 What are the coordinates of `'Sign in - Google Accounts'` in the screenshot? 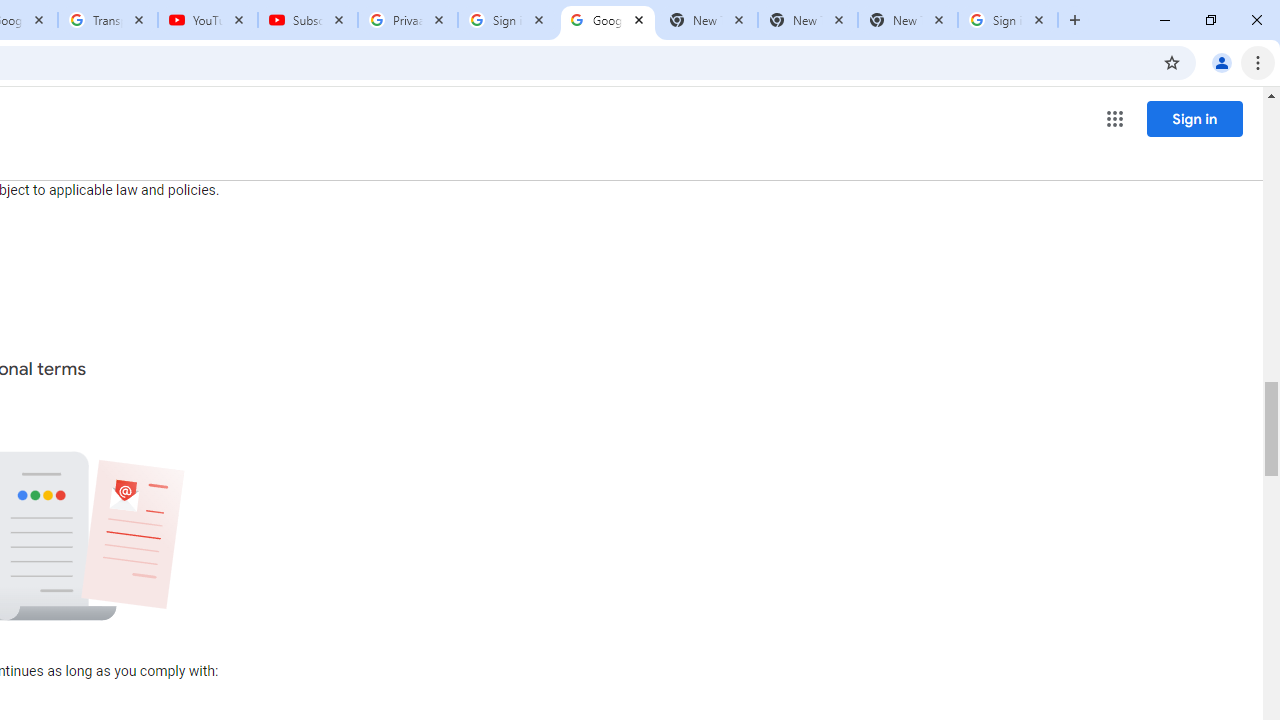 It's located at (508, 20).